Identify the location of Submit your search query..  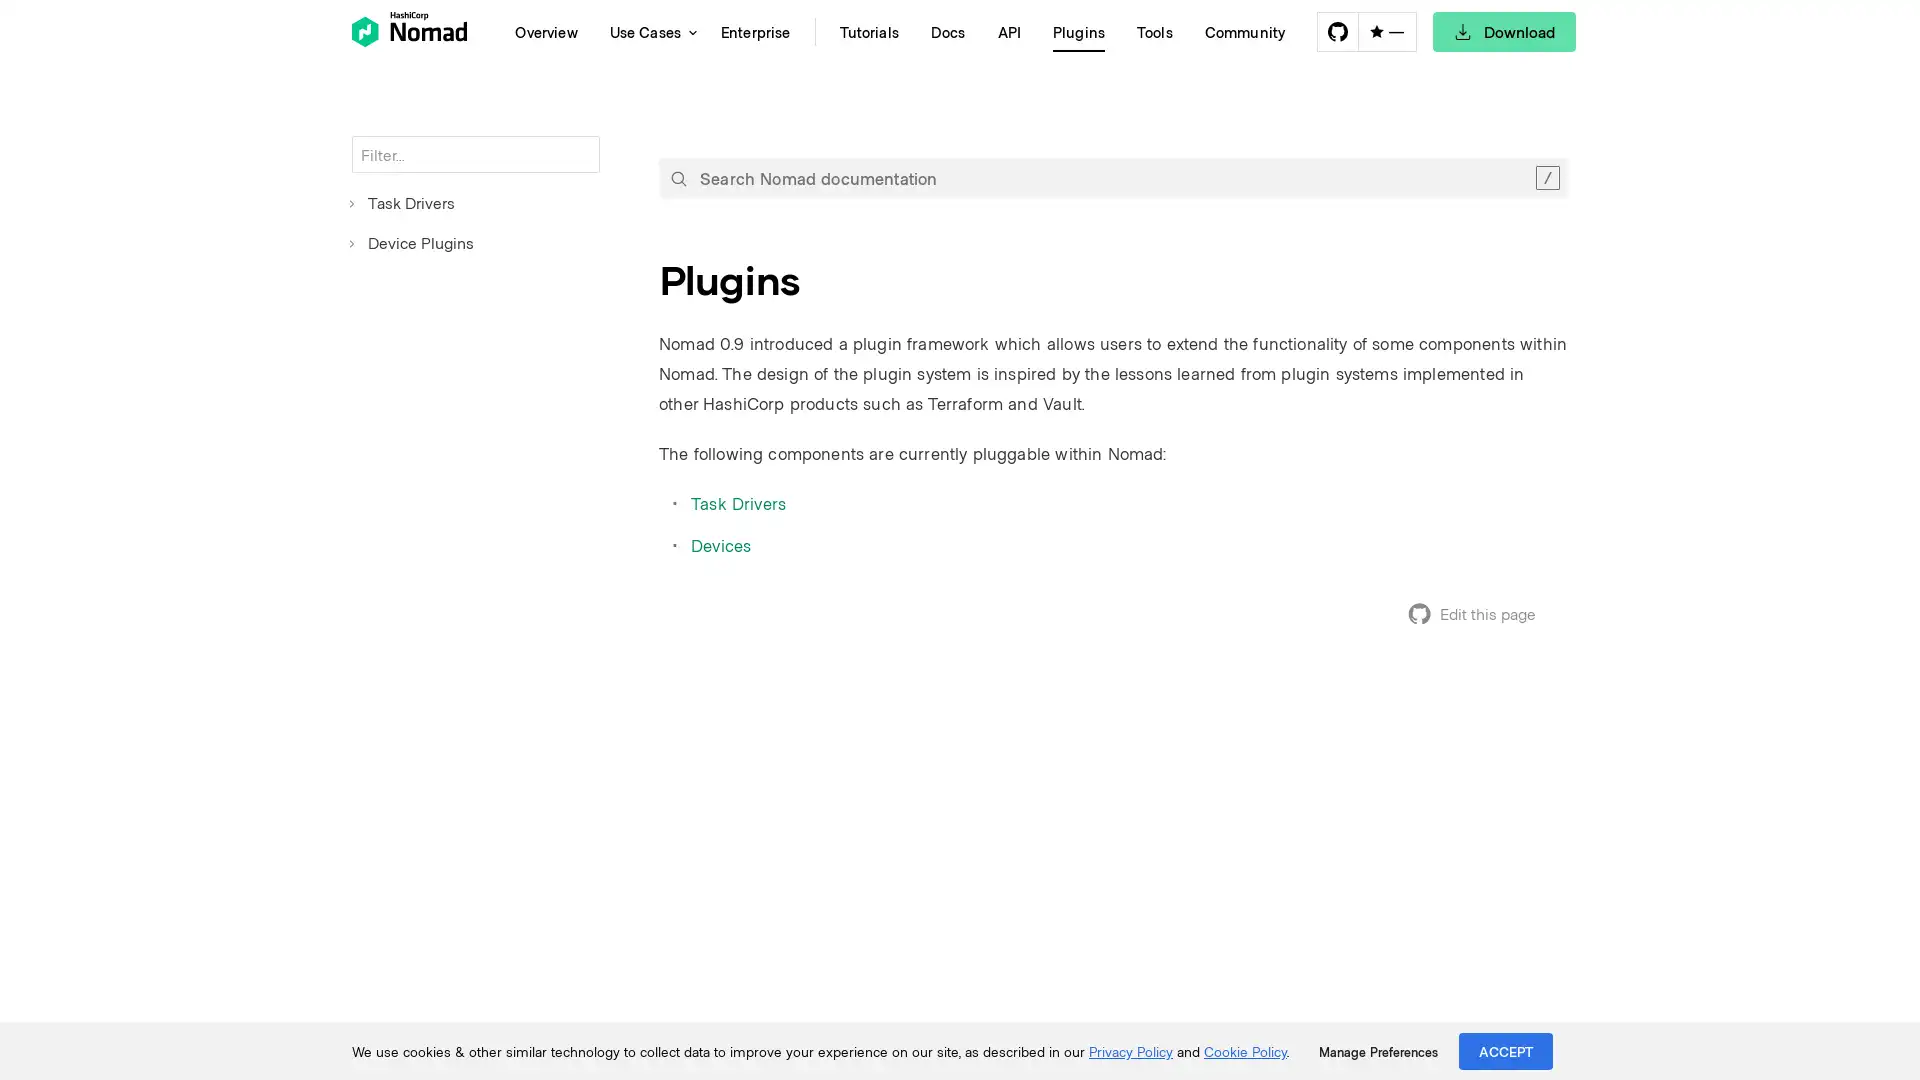
(678, 176).